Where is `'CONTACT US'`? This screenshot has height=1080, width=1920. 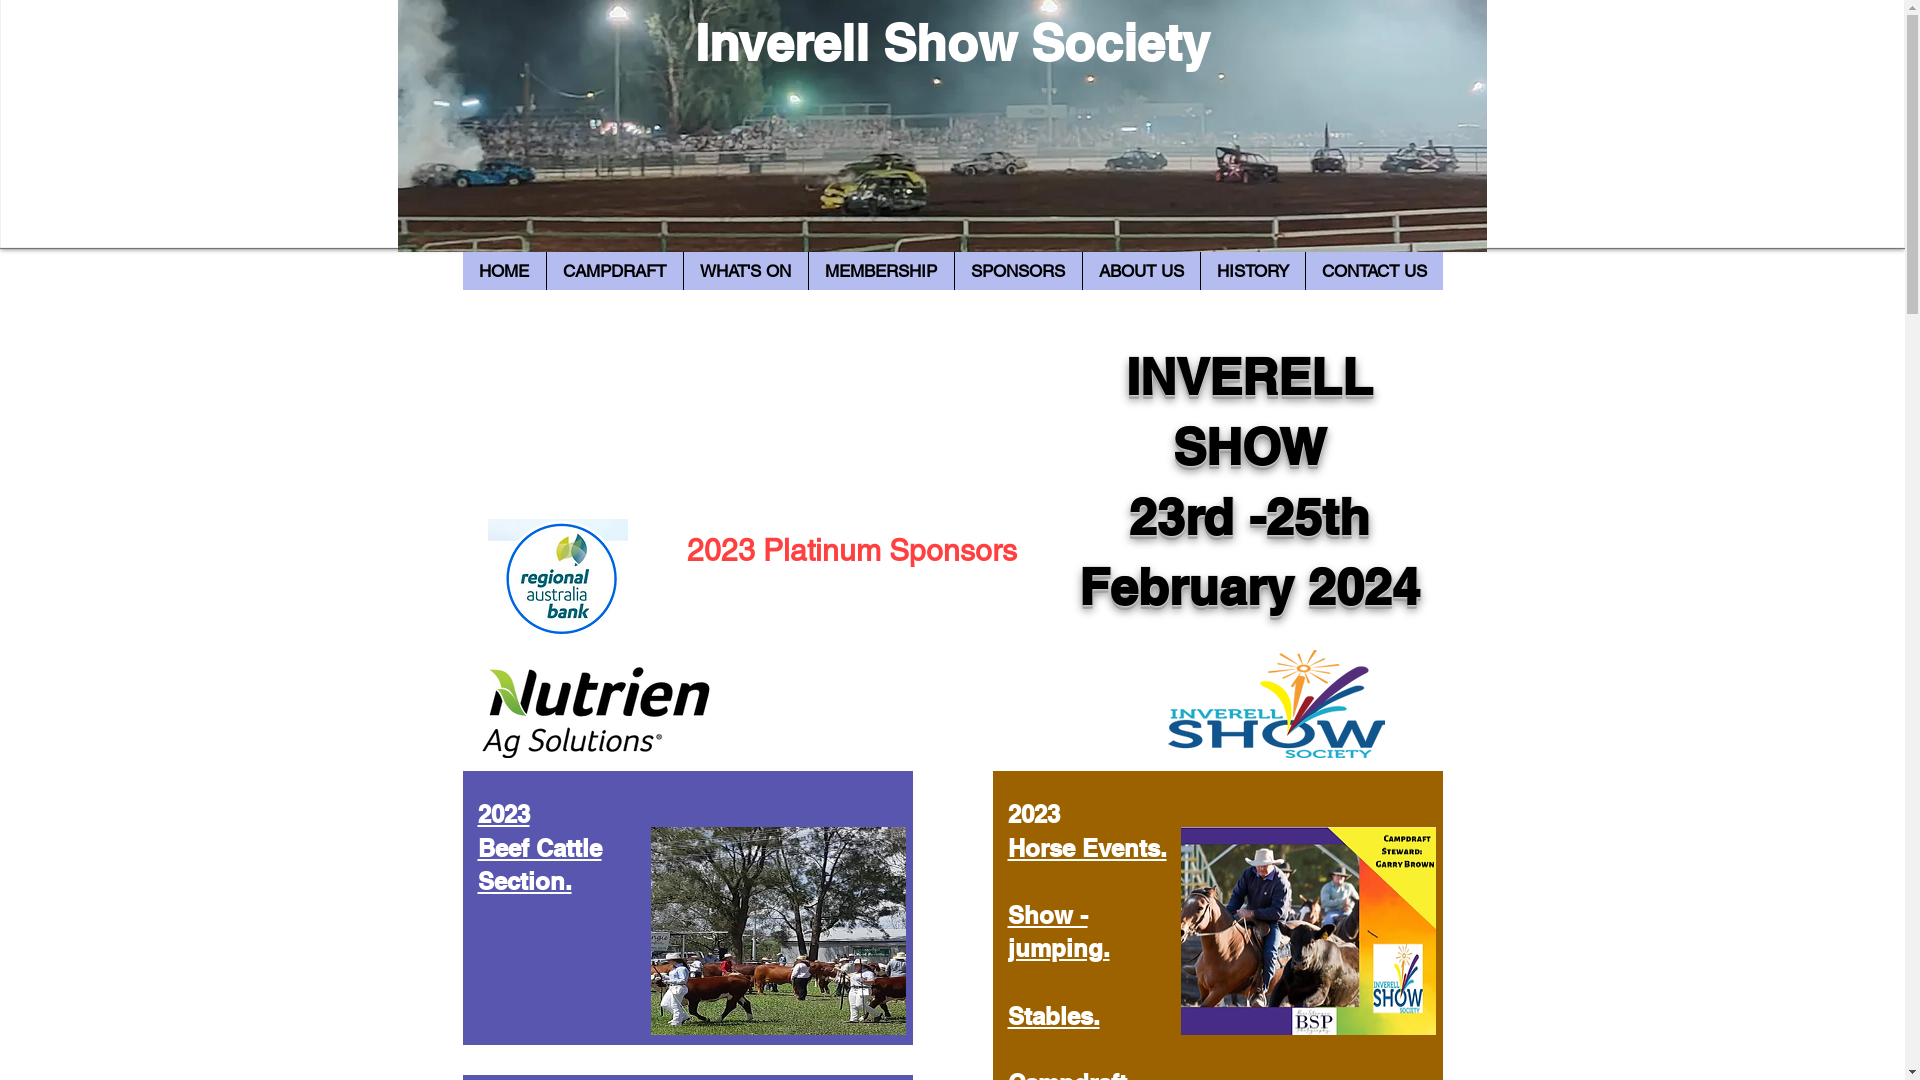 'CONTACT US' is located at coordinates (1371, 270).